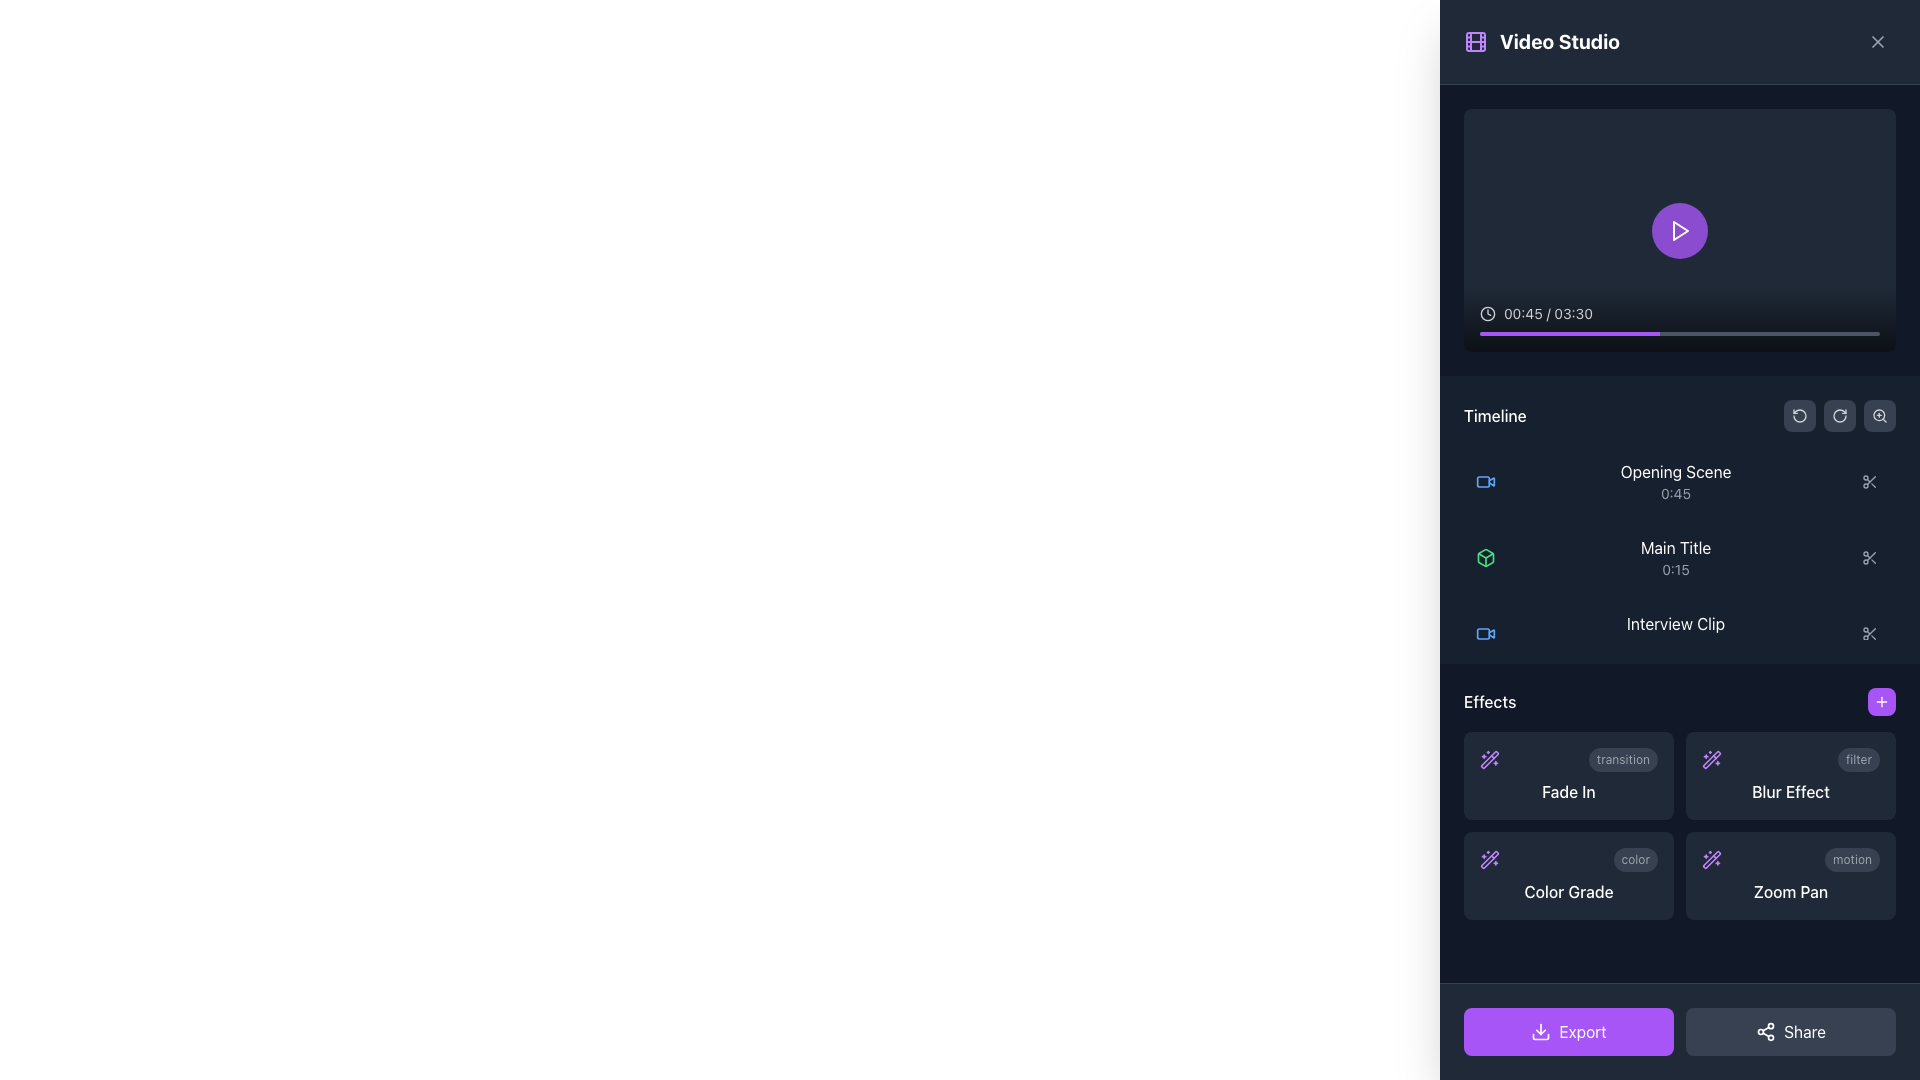  What do you see at coordinates (1680, 543) in the screenshot?
I see `the timeline list item with the title 'Main Title'` at bounding box center [1680, 543].